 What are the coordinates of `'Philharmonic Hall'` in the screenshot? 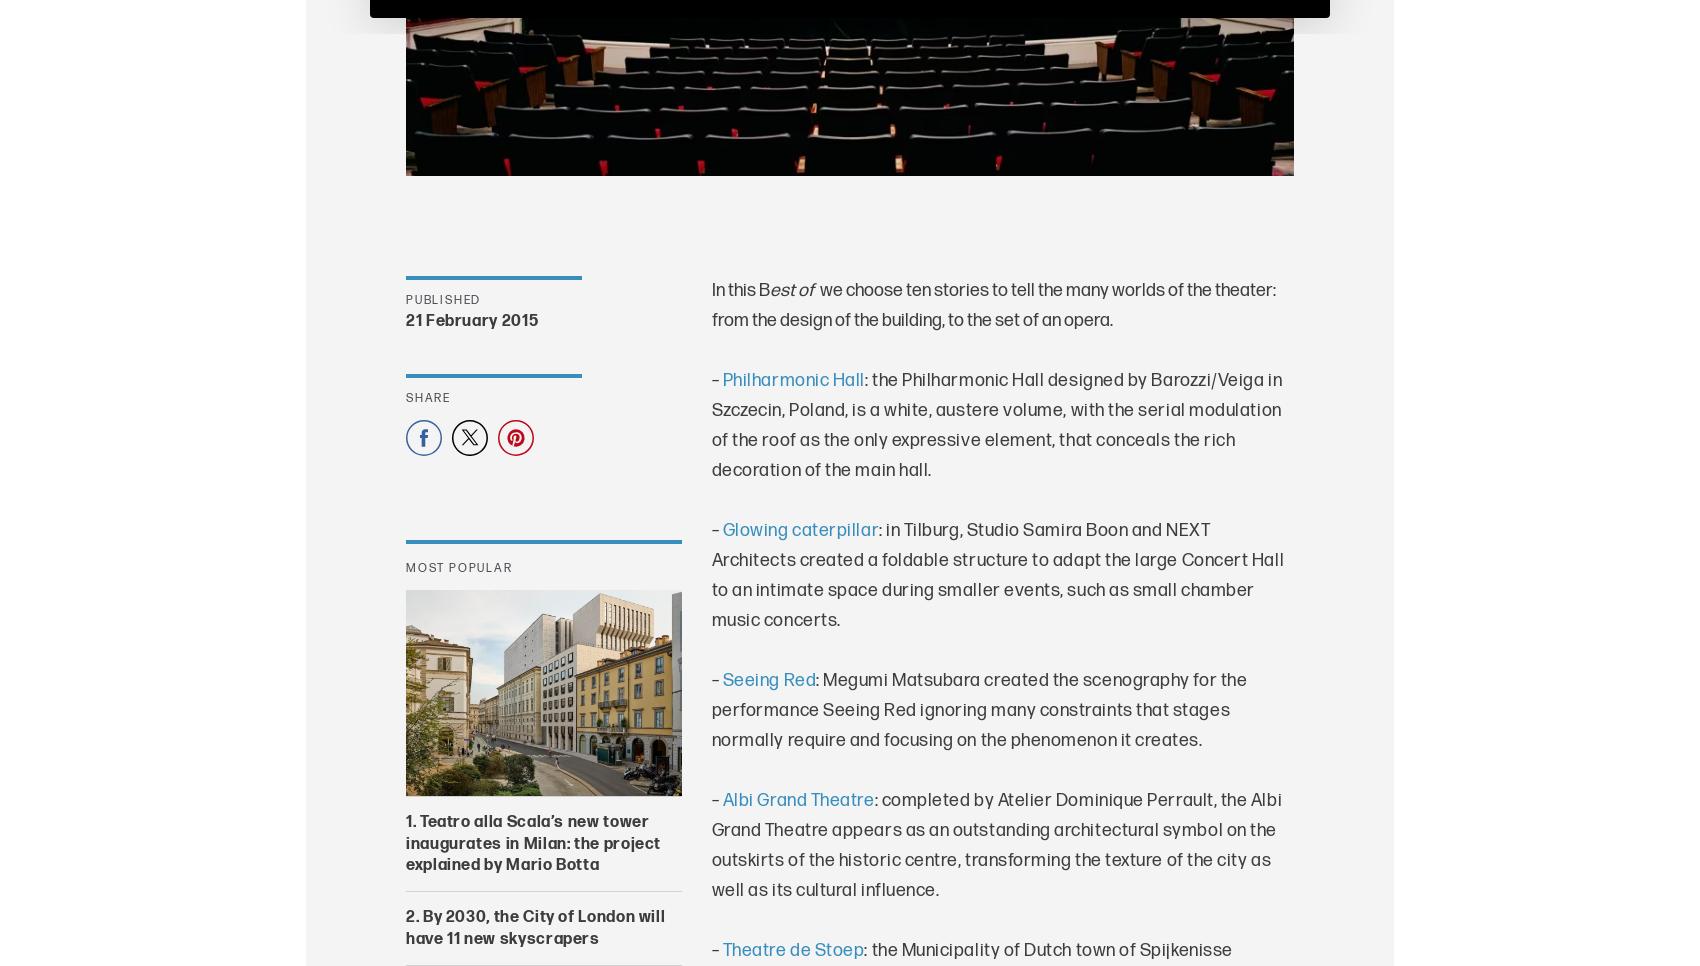 It's located at (792, 380).